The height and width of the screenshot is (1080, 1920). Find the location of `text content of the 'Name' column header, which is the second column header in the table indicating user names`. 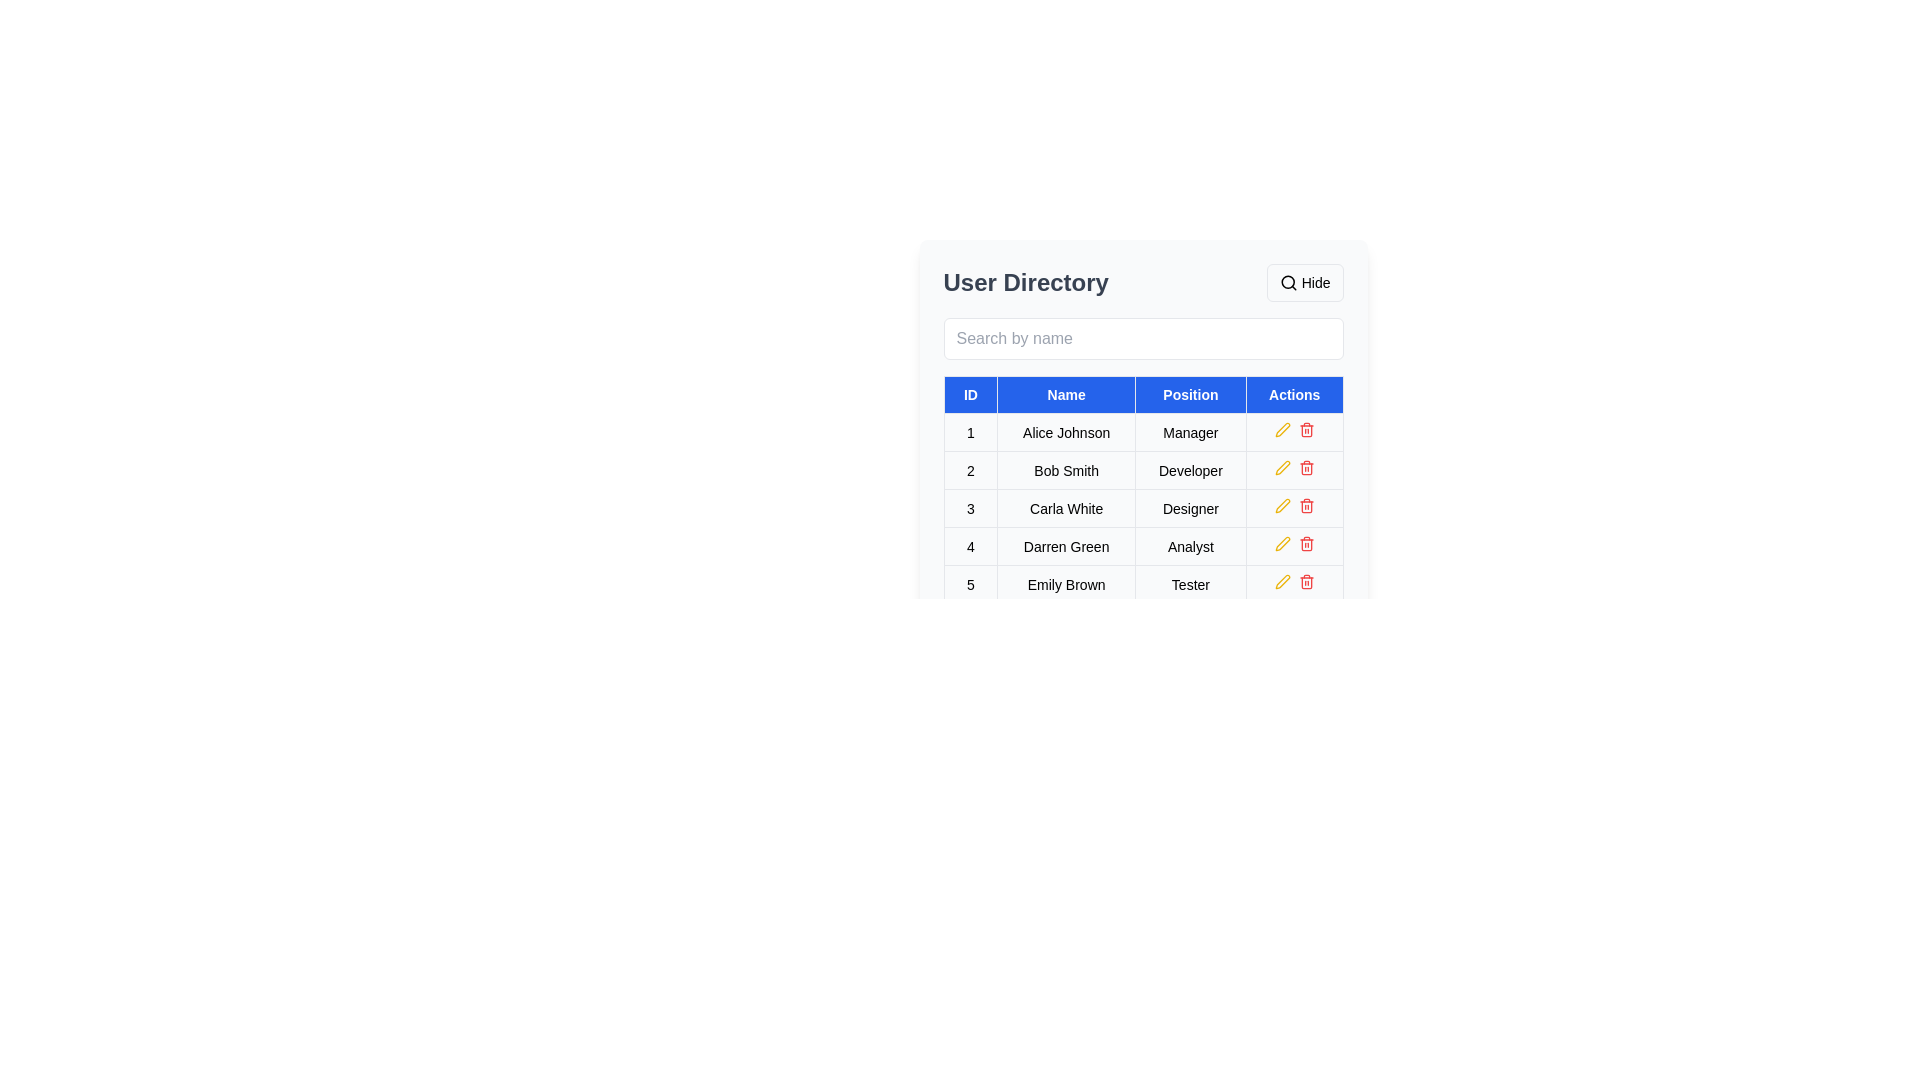

text content of the 'Name' column header, which is the second column header in the table indicating user names is located at coordinates (1065, 394).